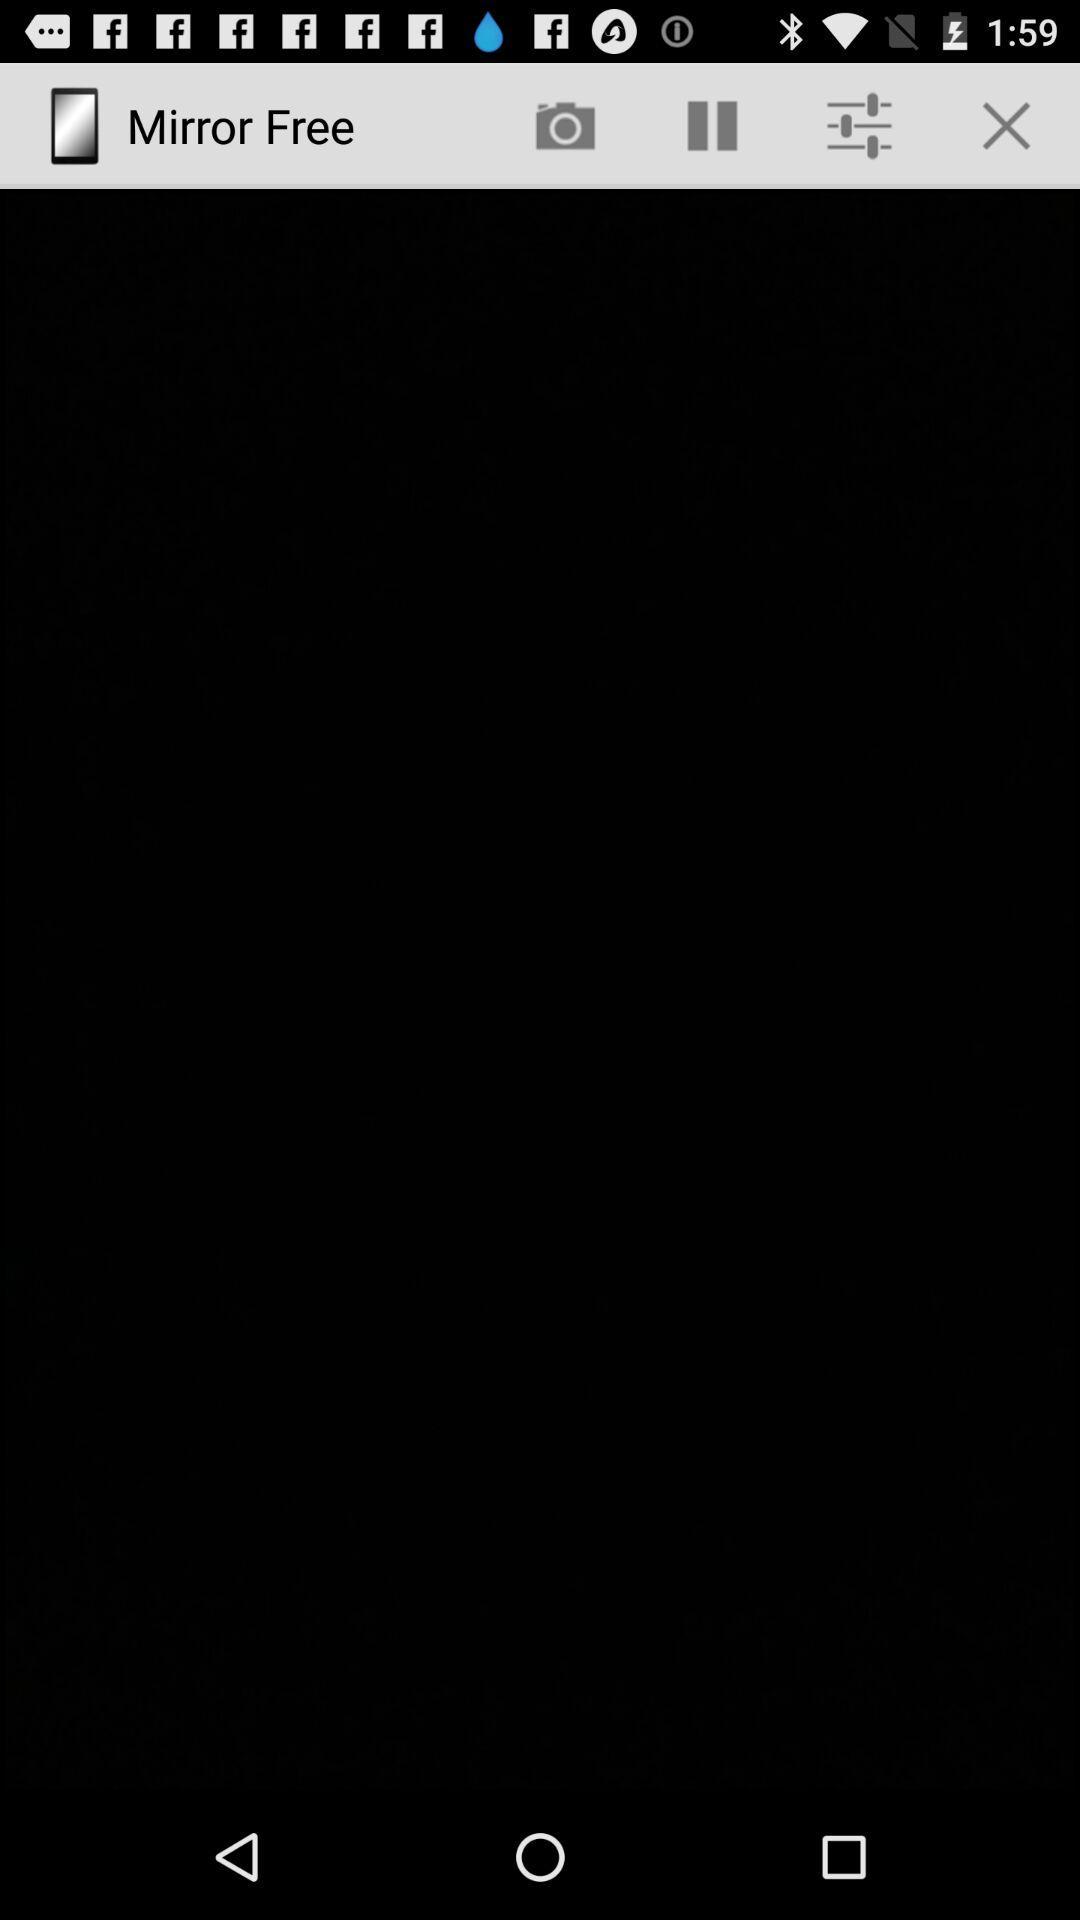  Describe the element at coordinates (565, 124) in the screenshot. I see `app next to mirror free icon` at that location.